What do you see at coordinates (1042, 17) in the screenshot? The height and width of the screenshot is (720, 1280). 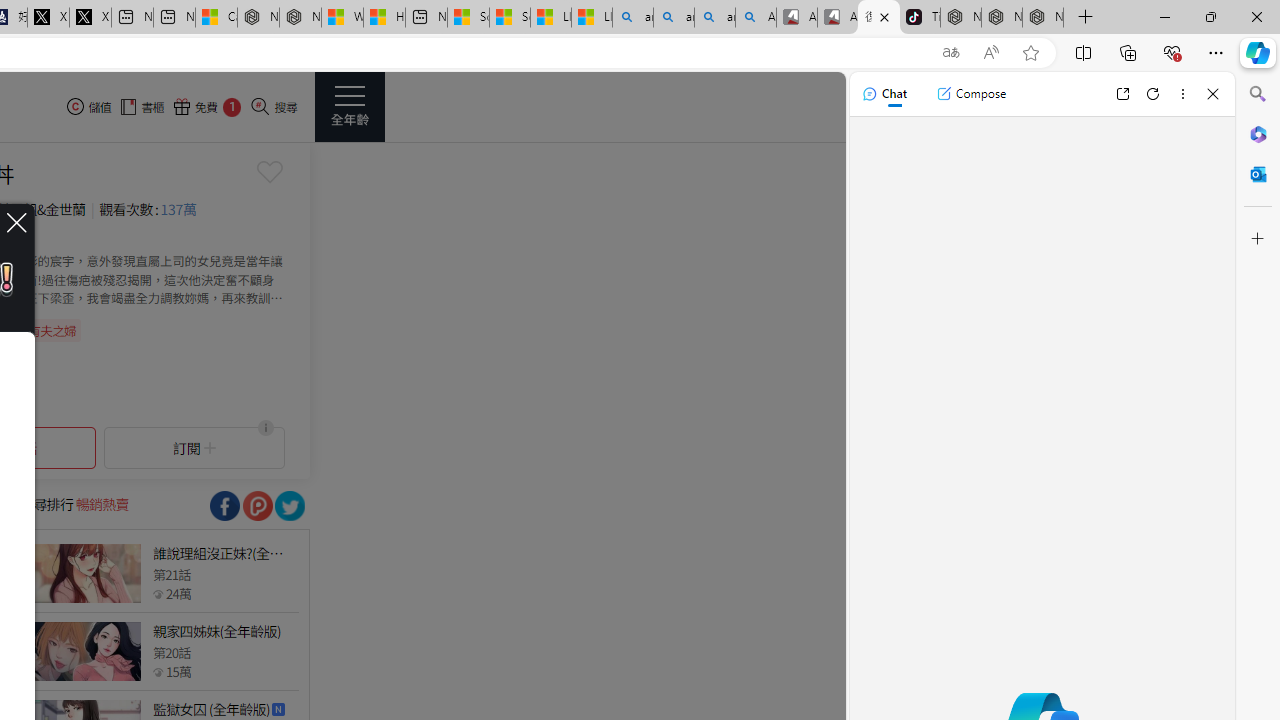 I see `'Nordace - Siena Pro 15 Essential Set'` at bounding box center [1042, 17].